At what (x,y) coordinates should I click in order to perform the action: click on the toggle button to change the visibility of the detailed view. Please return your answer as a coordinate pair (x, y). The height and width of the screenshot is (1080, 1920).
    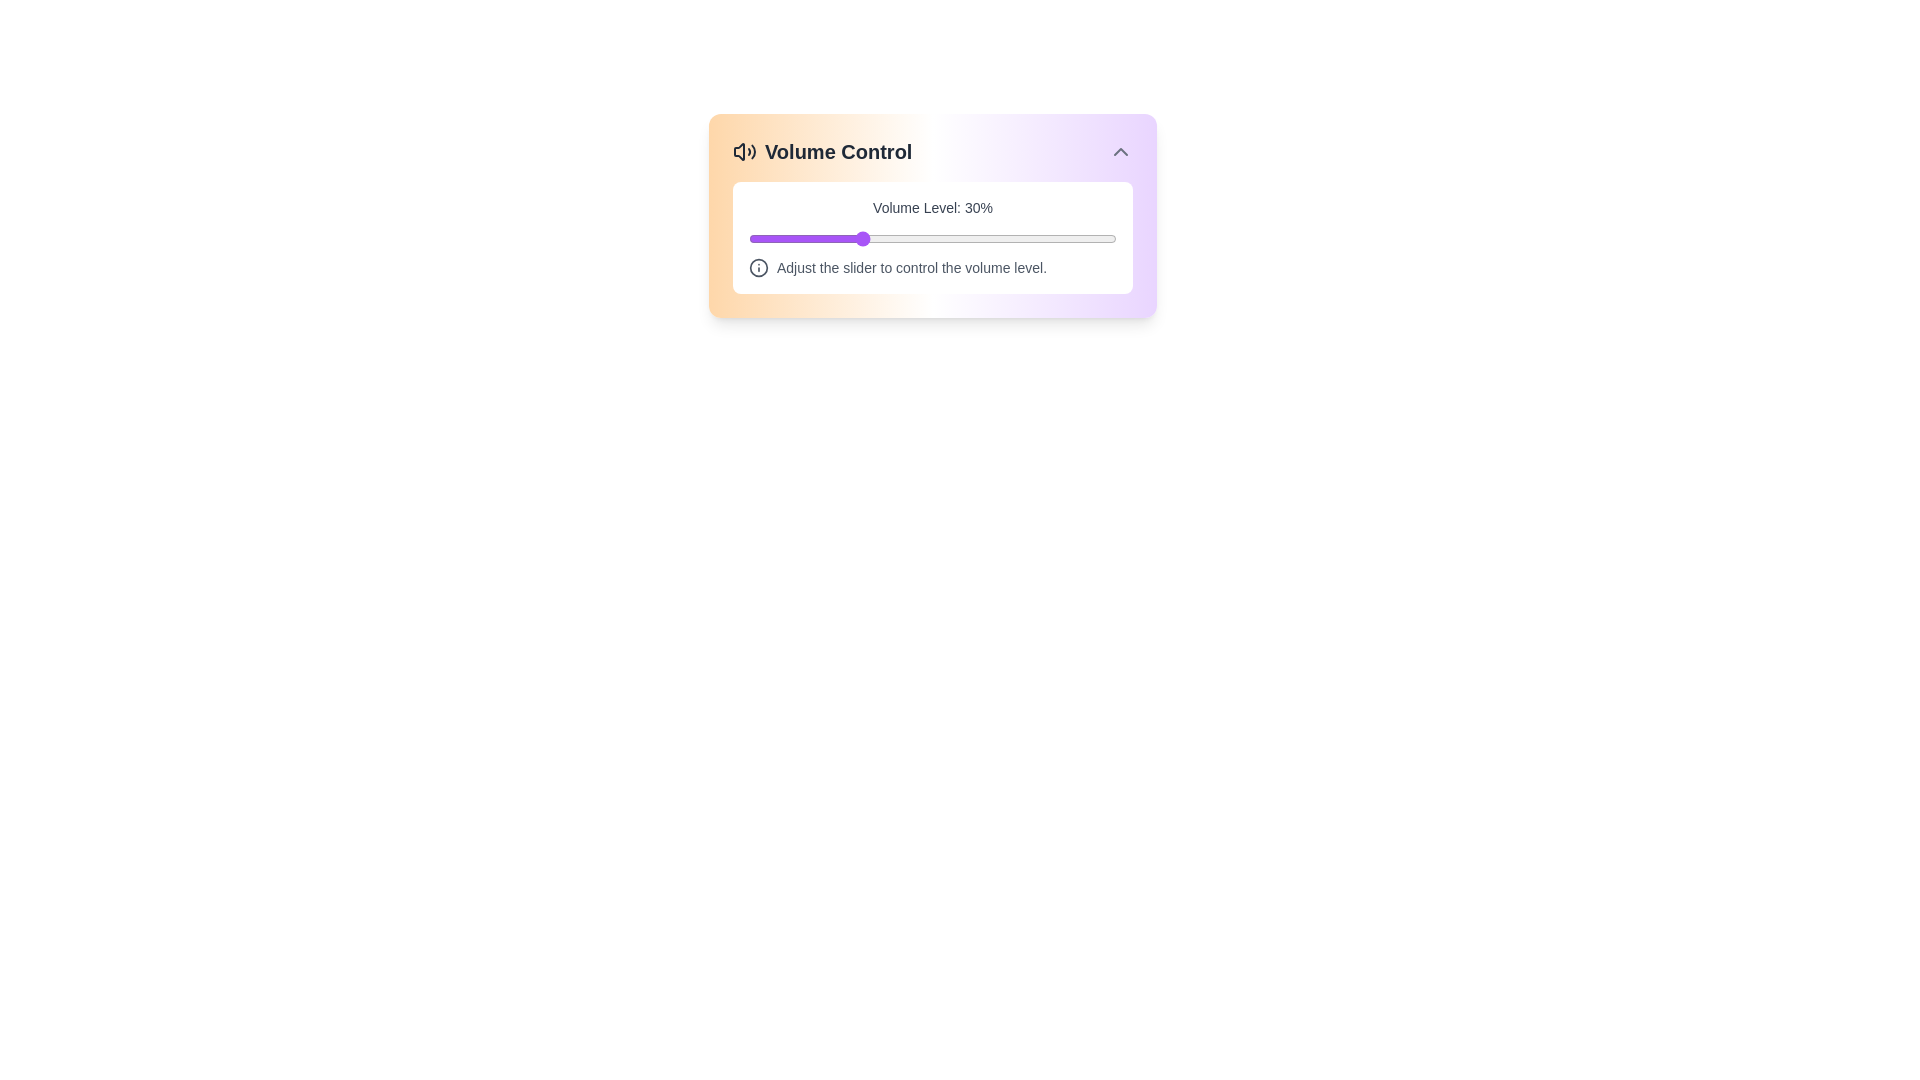
    Looking at the image, I should click on (1121, 150).